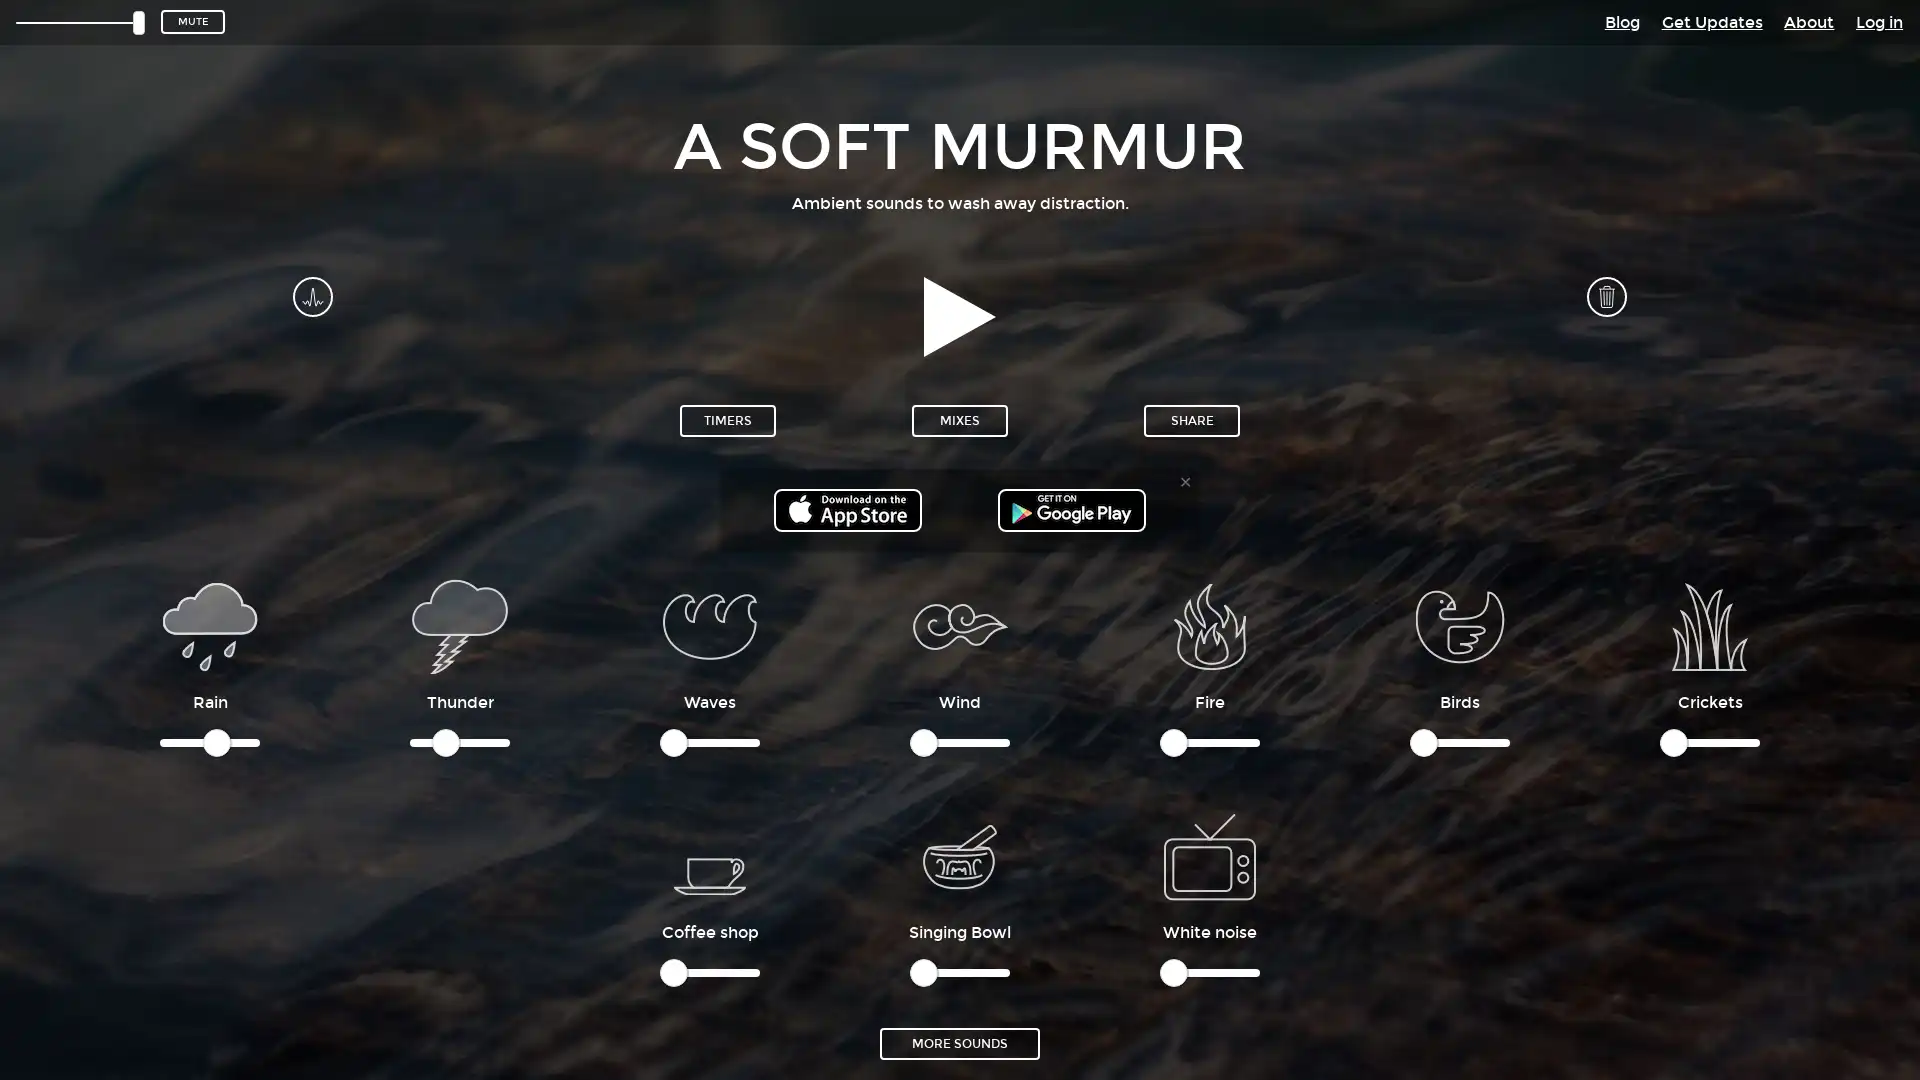  I want to click on When meander is active, the volume of each active sound wanders up and down at random., so click(311, 296).